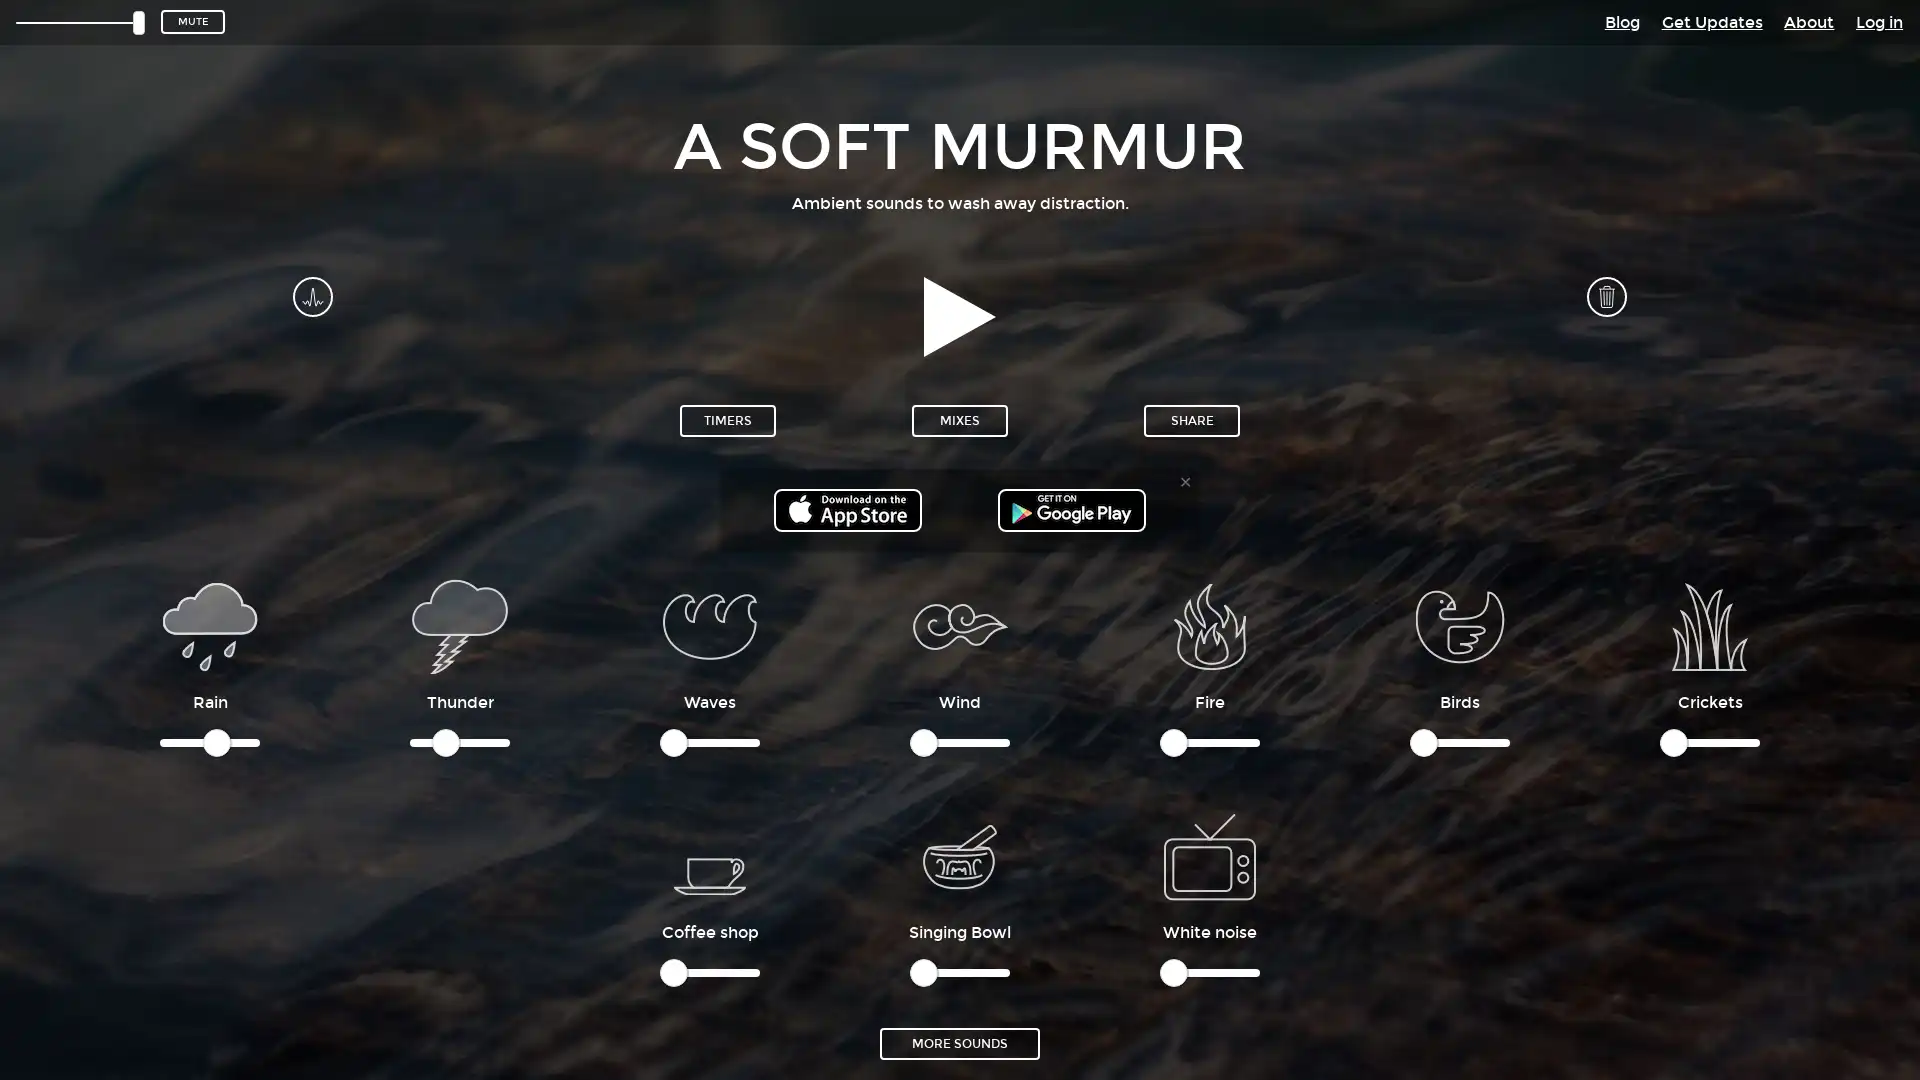  I want to click on When meander is active, the volume of each active sound wanders up and down at random., so click(311, 296).